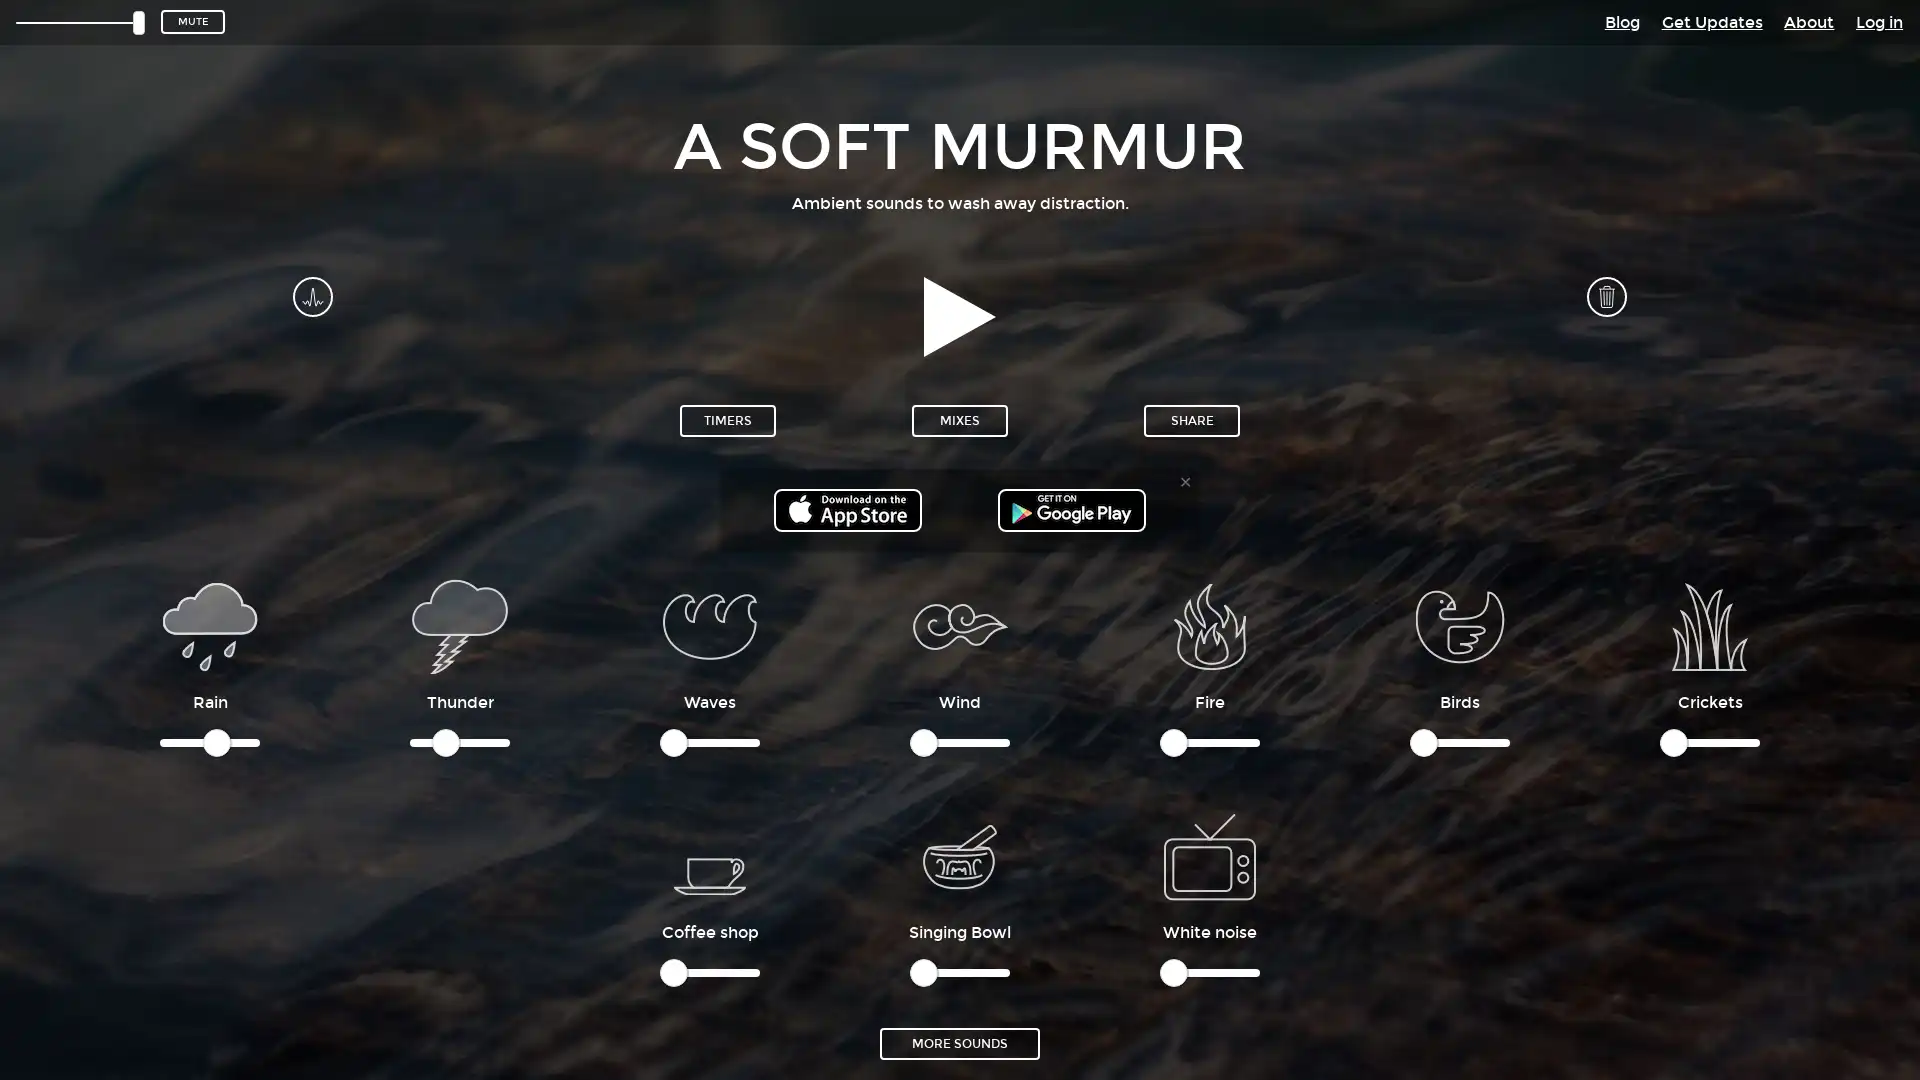  I want to click on When meander is active, the volume of each active sound wanders up and down at random., so click(311, 296).